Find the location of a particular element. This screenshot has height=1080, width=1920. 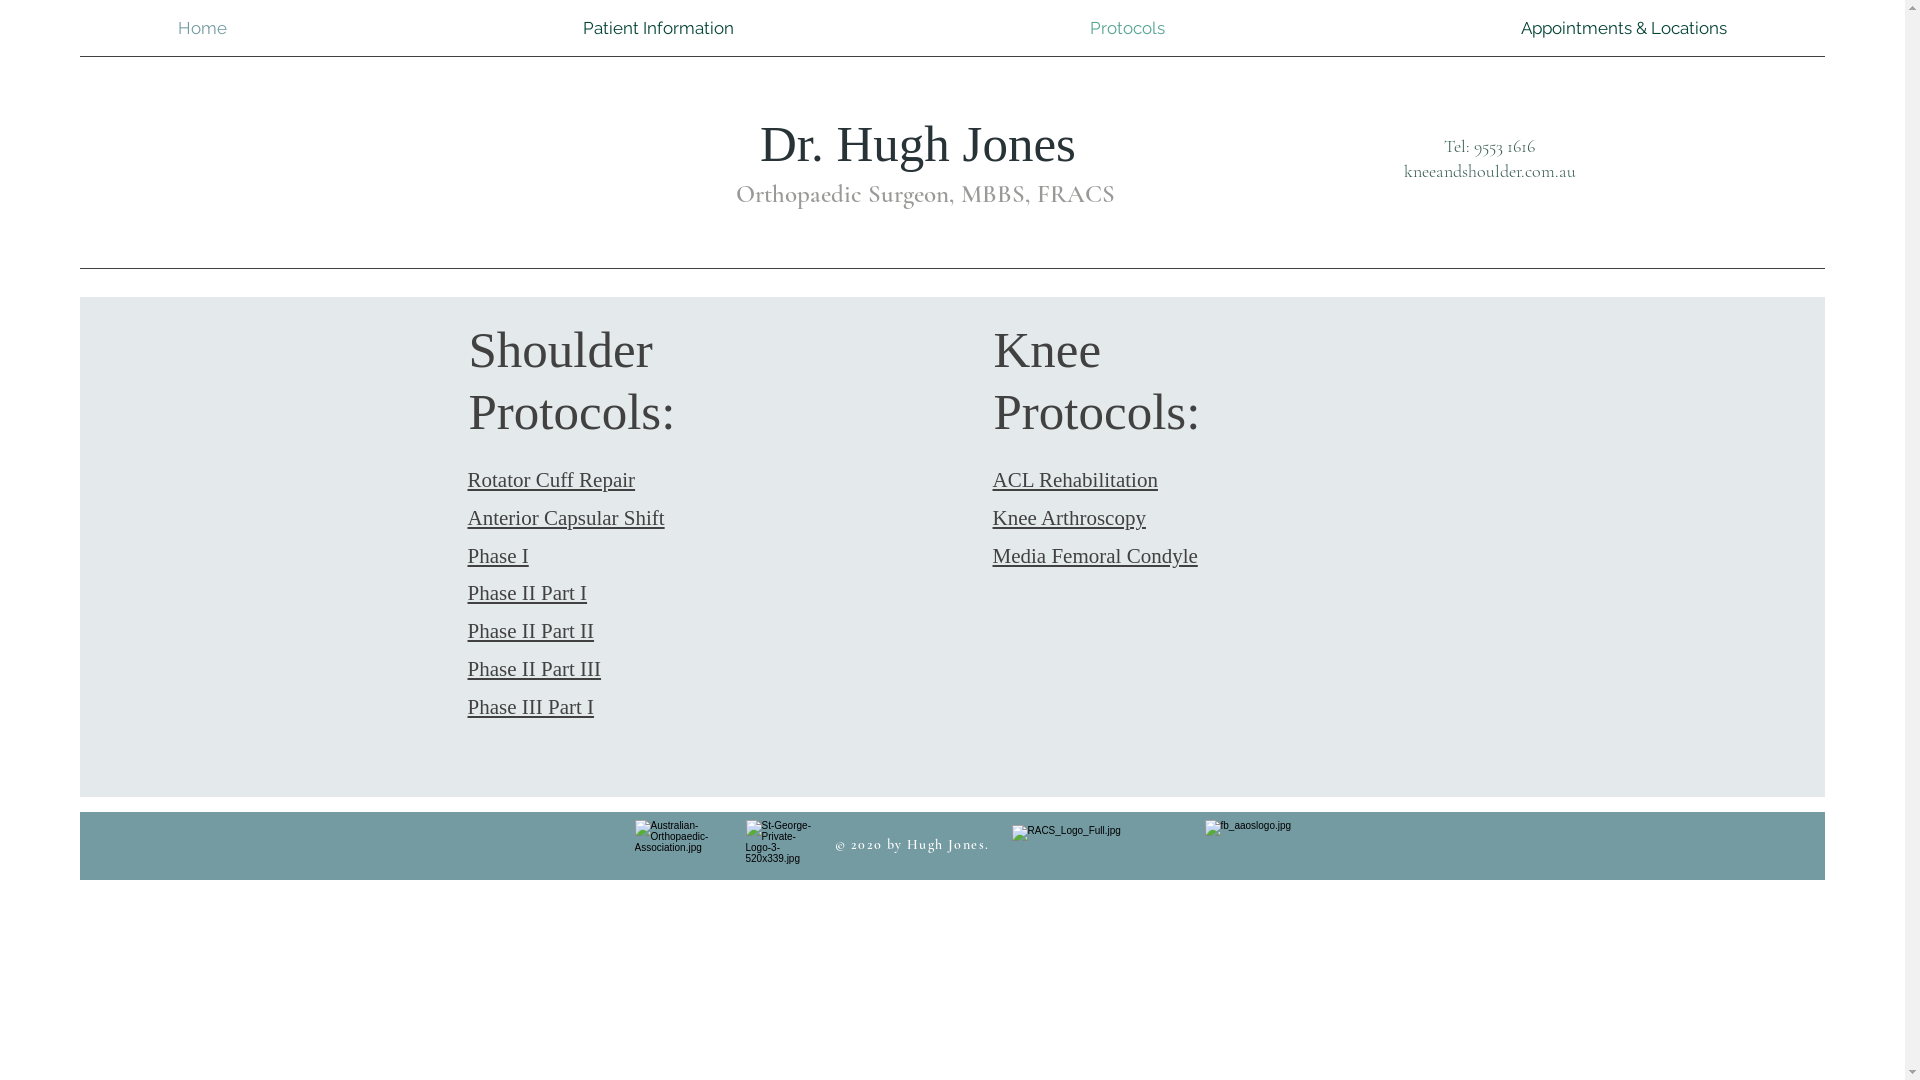

'Anterior Capsular Shift' is located at coordinates (565, 516).